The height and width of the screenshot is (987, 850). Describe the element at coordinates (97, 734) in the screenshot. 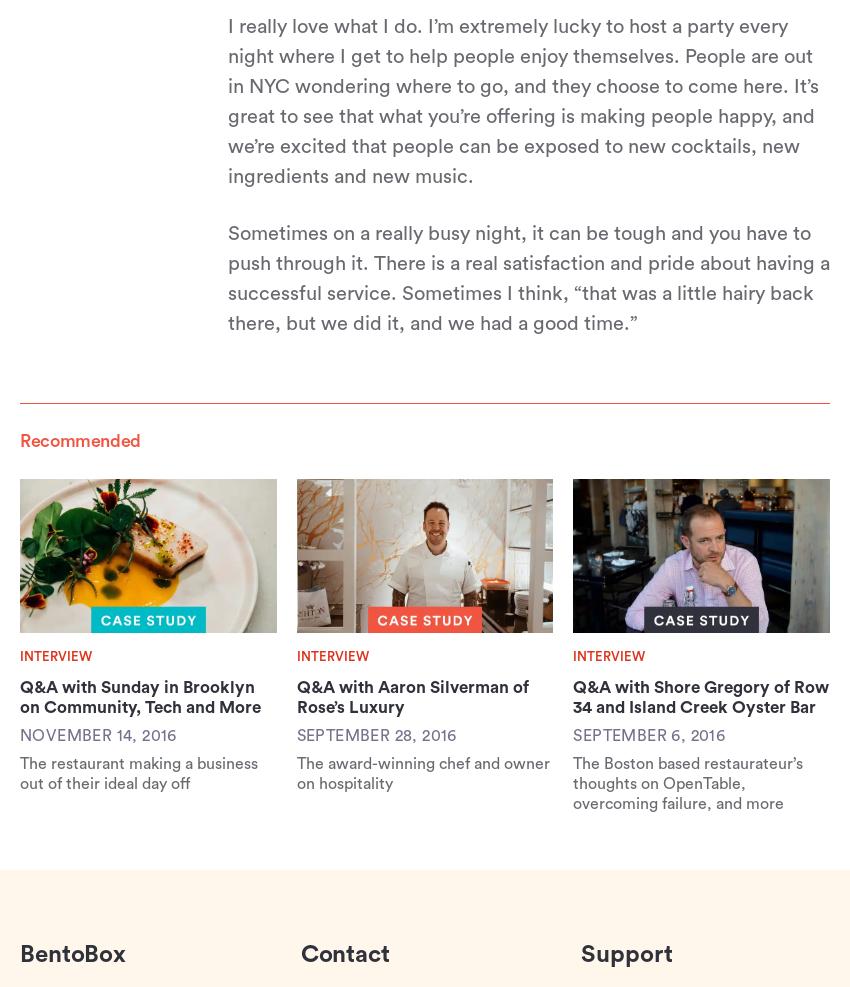

I see `'November 14, 2016'` at that location.